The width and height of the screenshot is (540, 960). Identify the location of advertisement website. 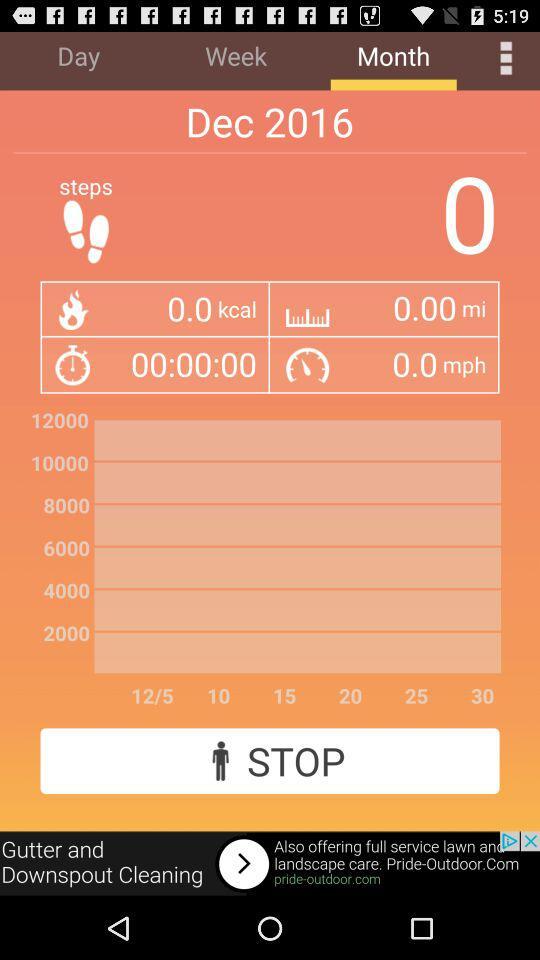
(270, 863).